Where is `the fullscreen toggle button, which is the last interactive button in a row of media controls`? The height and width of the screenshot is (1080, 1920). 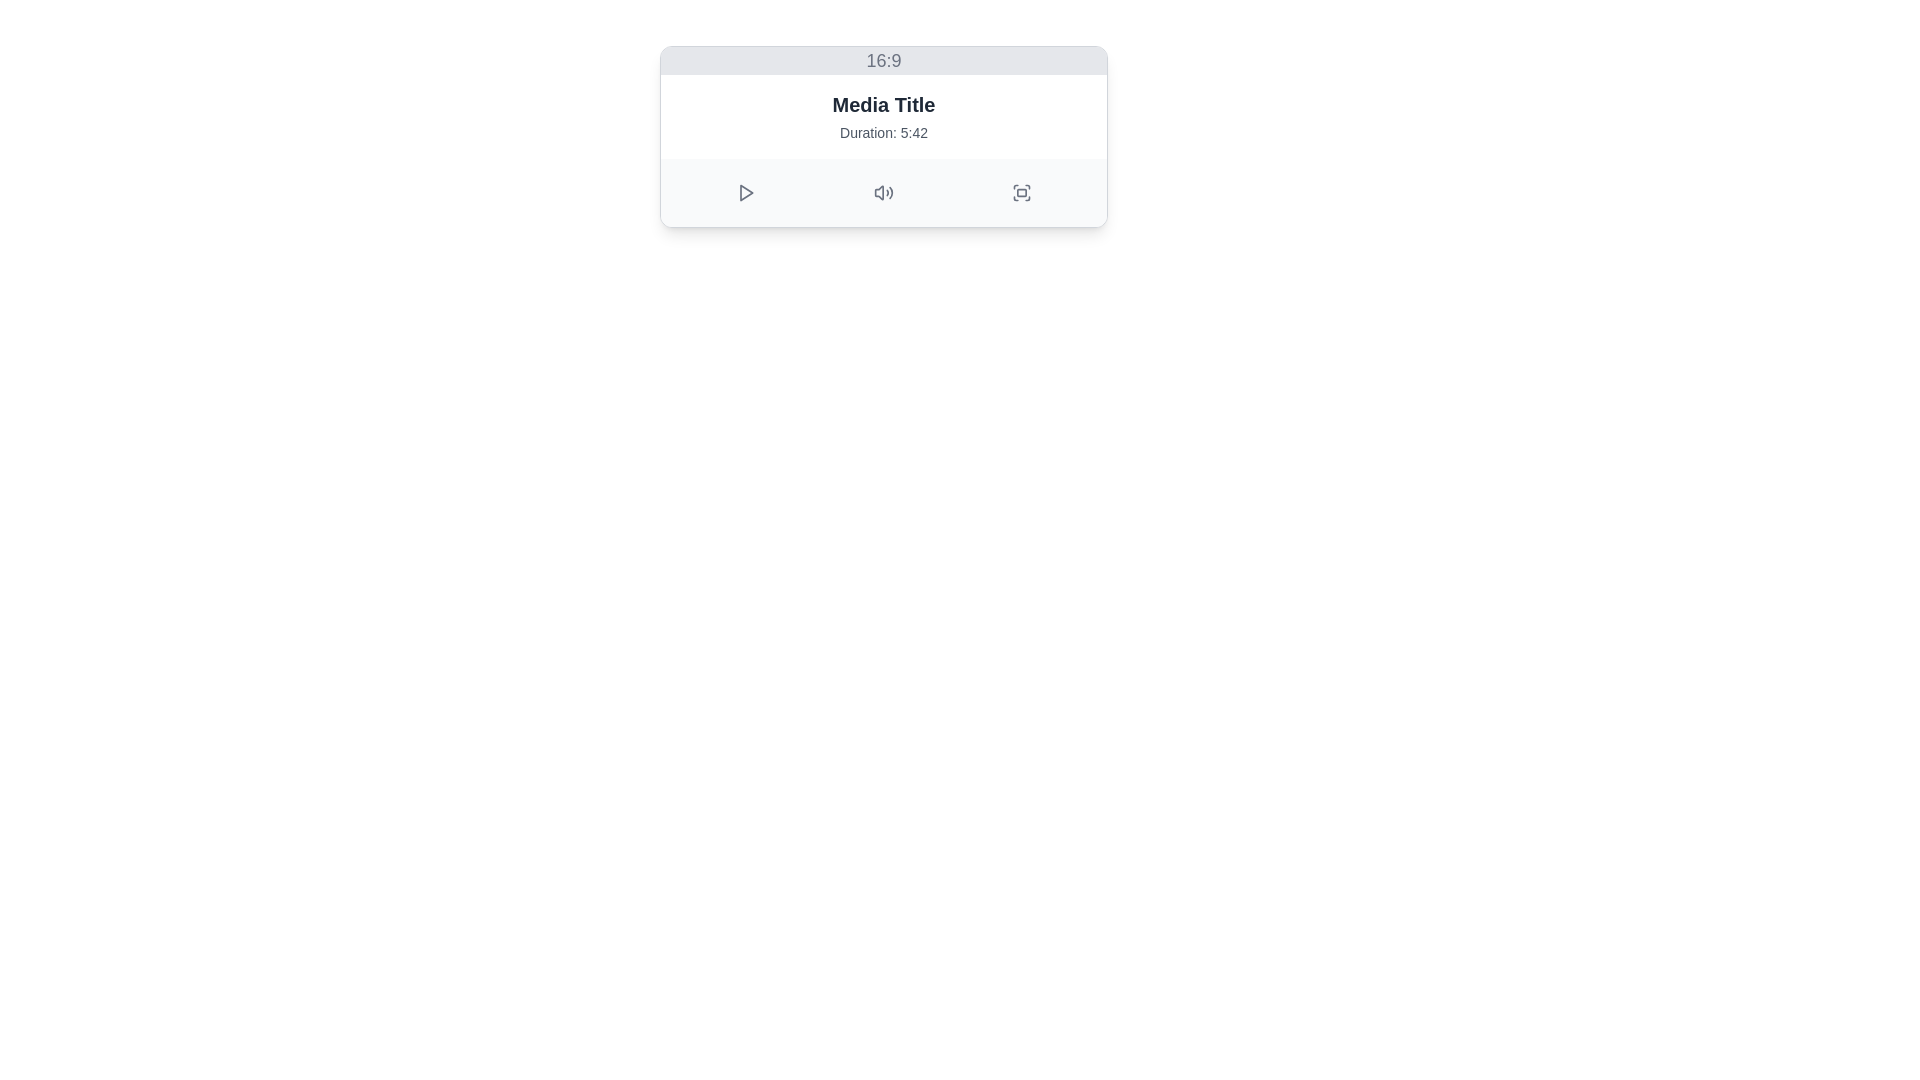 the fullscreen toggle button, which is the last interactive button in a row of media controls is located at coordinates (1022, 192).